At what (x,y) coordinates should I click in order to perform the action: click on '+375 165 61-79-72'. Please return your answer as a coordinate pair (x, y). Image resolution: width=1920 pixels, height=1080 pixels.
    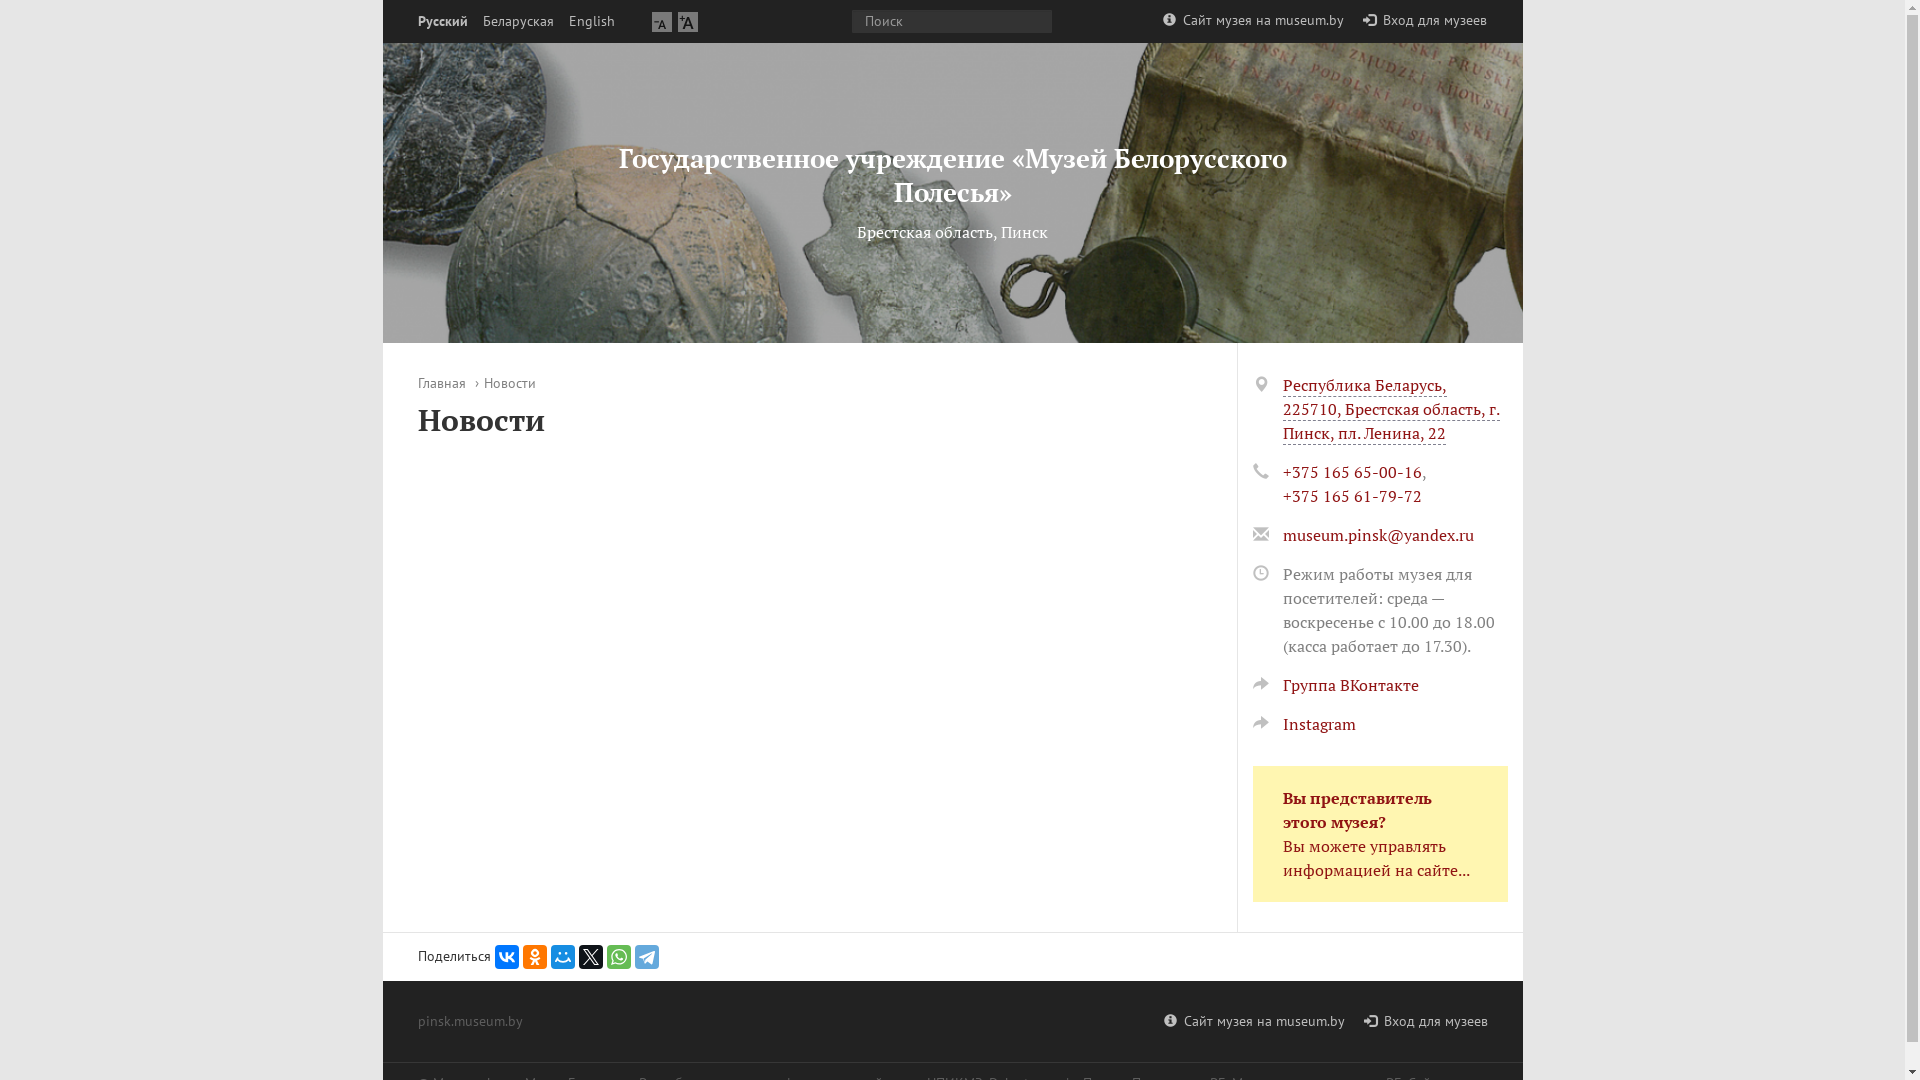
    Looking at the image, I should click on (1351, 495).